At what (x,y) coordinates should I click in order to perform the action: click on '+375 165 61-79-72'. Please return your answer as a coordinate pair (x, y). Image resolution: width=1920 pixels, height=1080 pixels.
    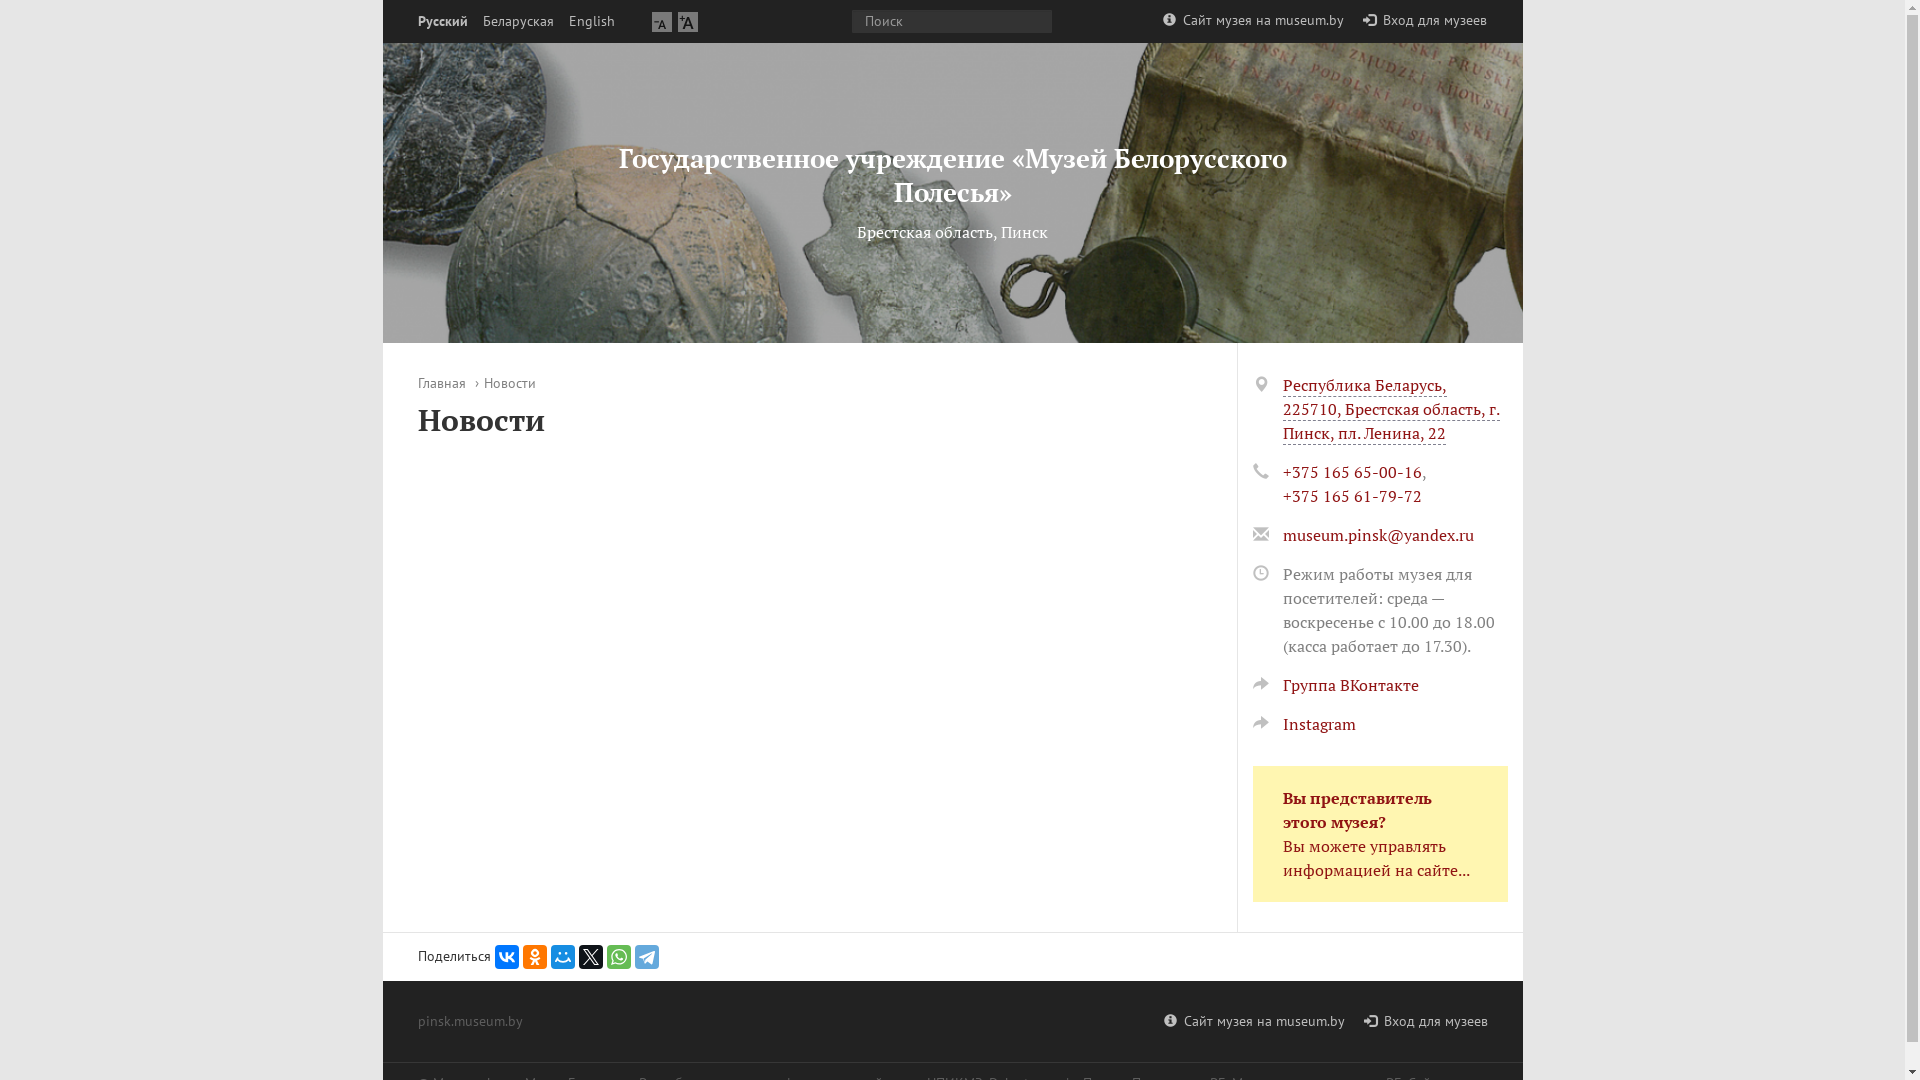
    Looking at the image, I should click on (1351, 495).